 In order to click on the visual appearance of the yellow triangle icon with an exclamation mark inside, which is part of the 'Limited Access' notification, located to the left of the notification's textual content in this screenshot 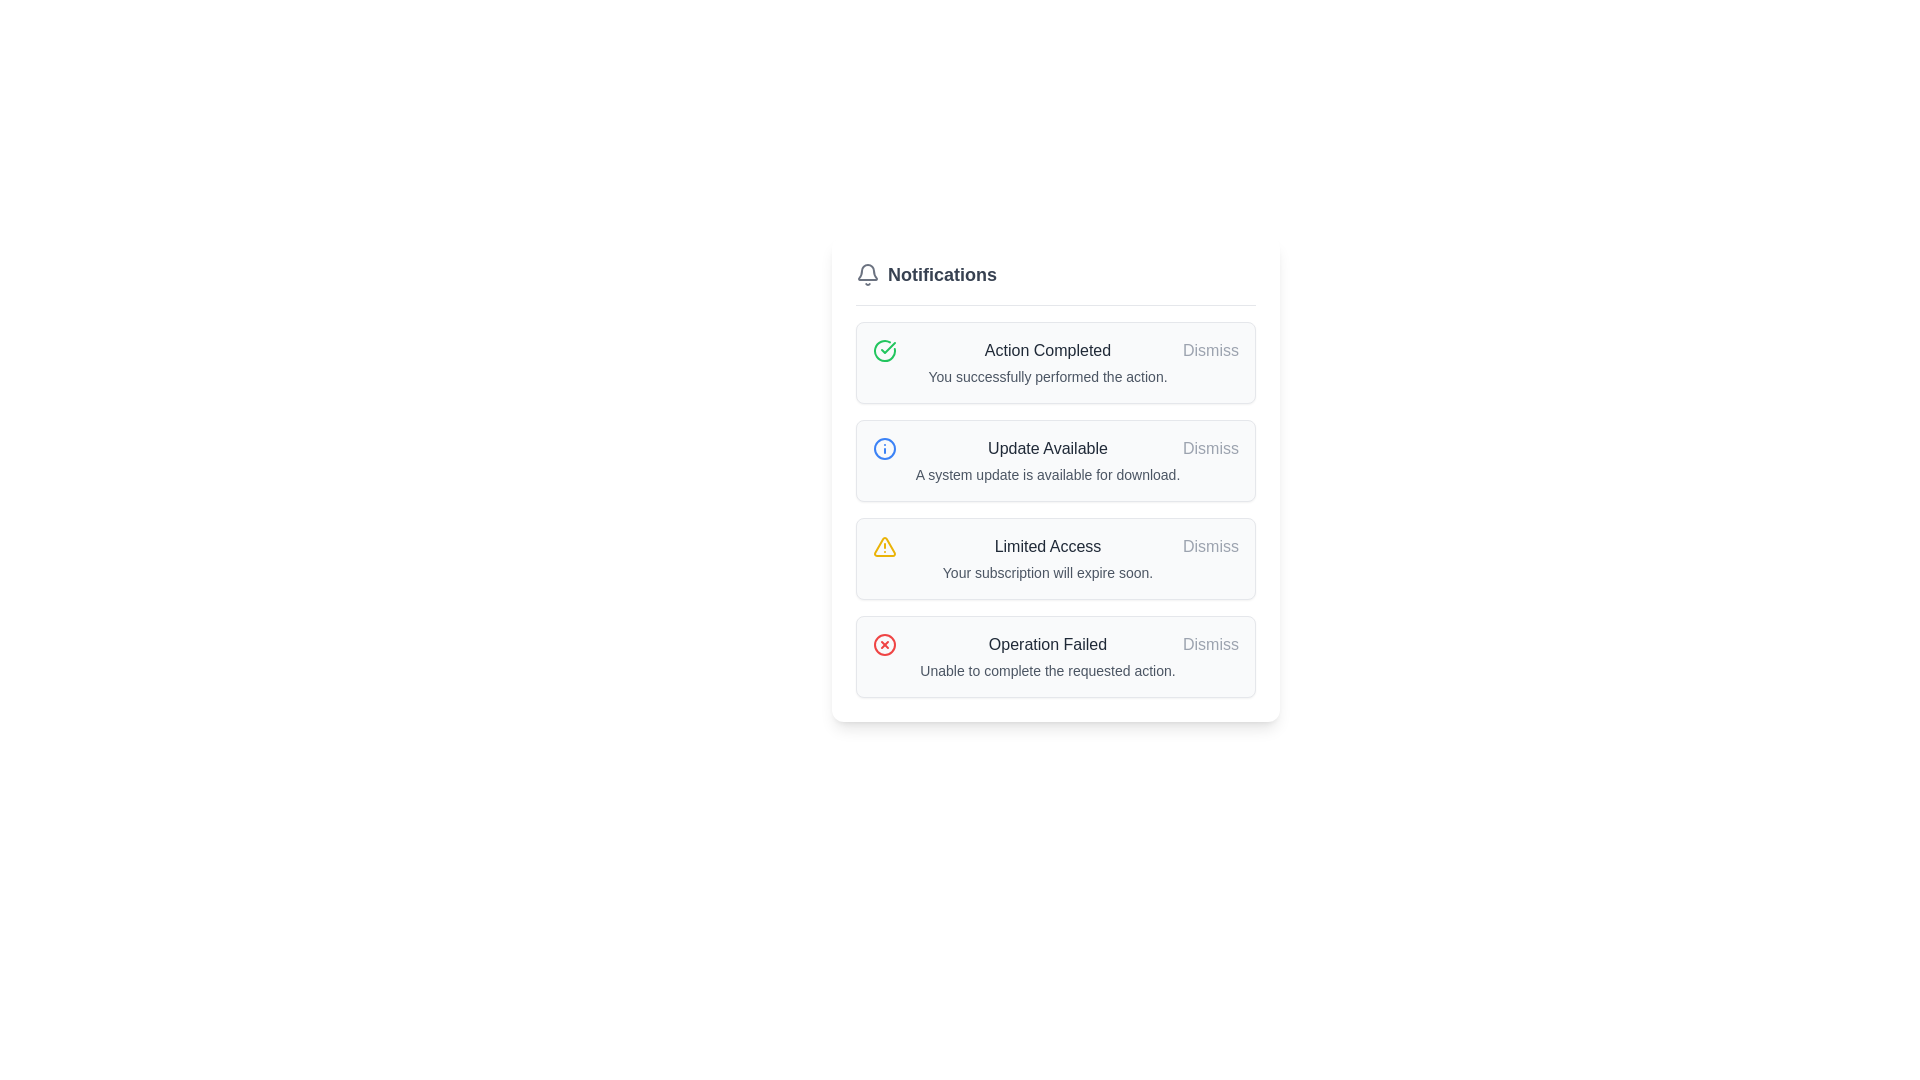, I will do `click(883, 547)`.